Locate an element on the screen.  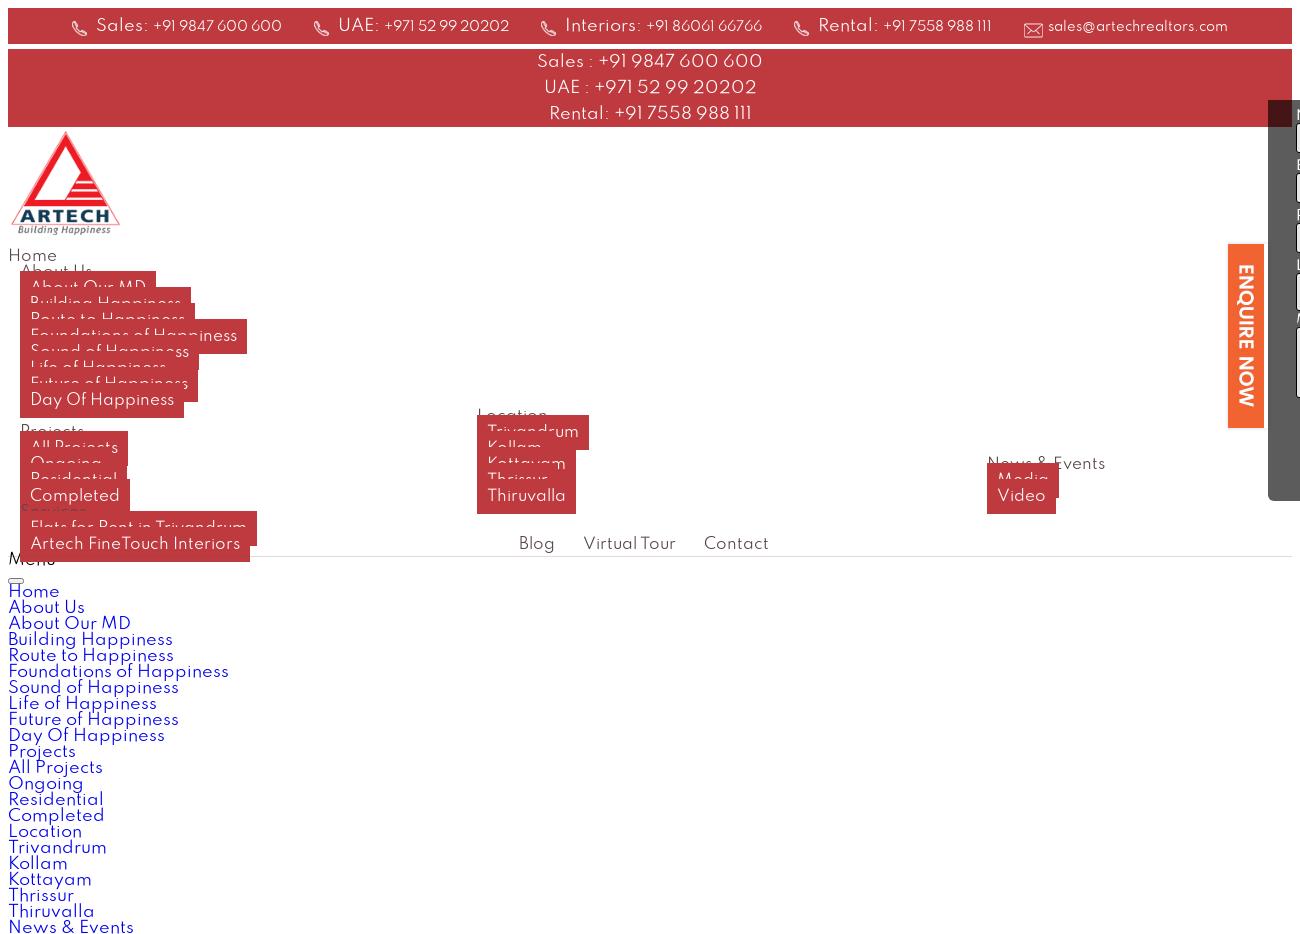
'Rental:' is located at coordinates (850, 24).